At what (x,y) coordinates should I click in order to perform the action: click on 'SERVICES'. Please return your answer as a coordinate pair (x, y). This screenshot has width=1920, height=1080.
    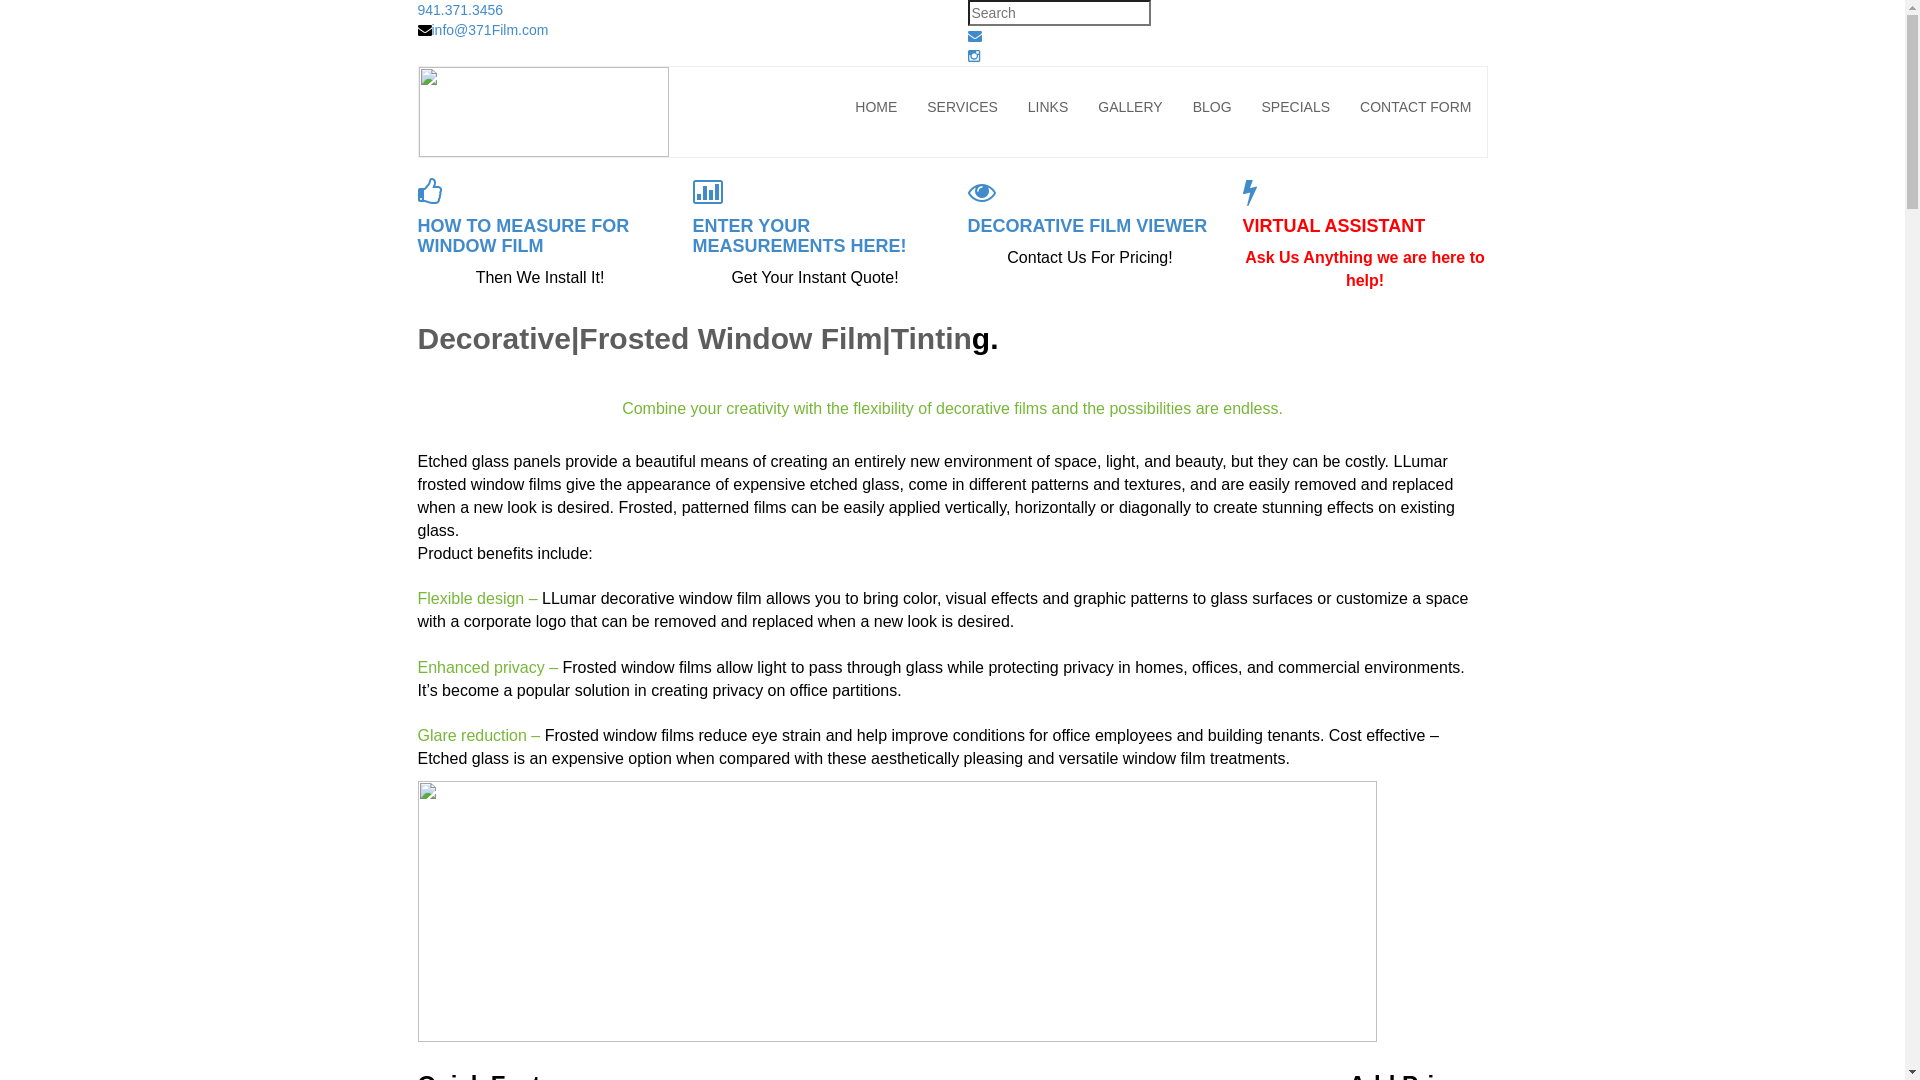
    Looking at the image, I should click on (962, 107).